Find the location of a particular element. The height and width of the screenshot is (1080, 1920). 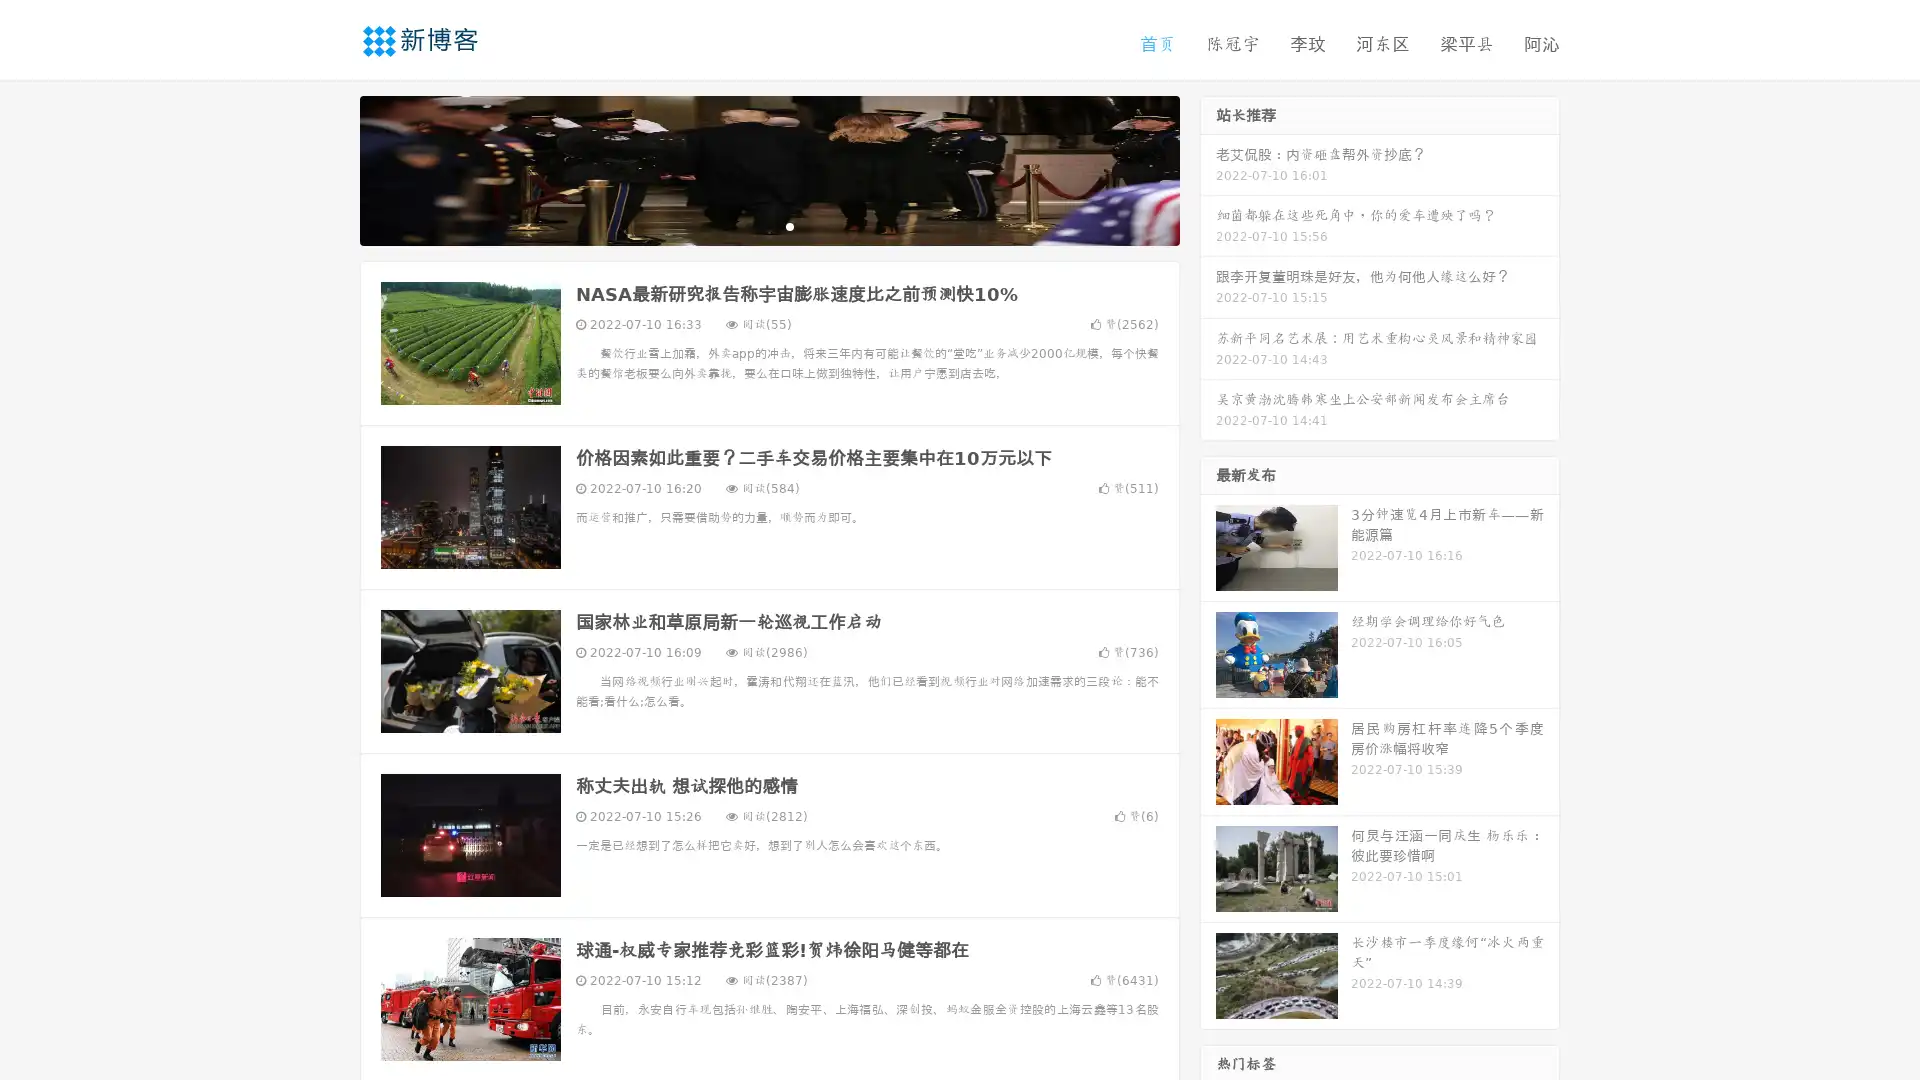

Go to slide 3 is located at coordinates (789, 225).